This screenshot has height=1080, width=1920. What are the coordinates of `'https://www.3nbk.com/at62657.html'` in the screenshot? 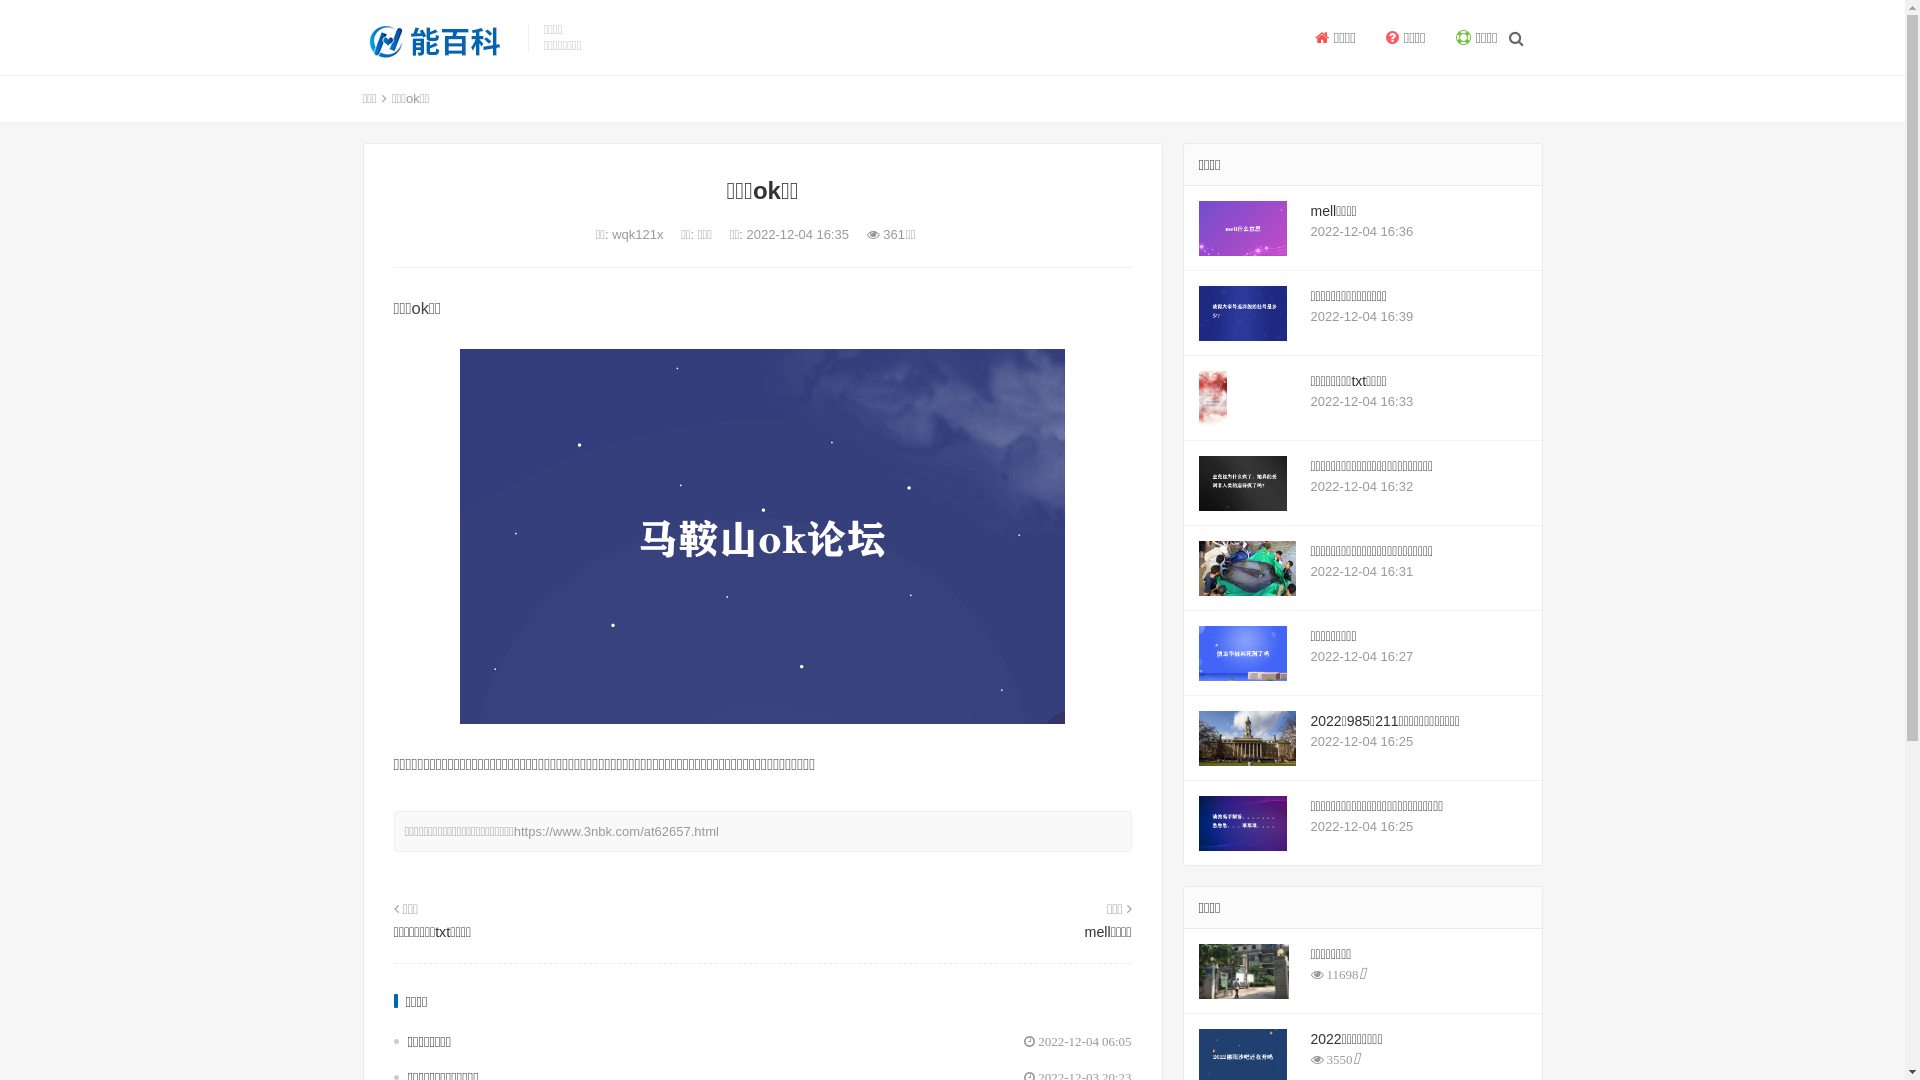 It's located at (615, 831).